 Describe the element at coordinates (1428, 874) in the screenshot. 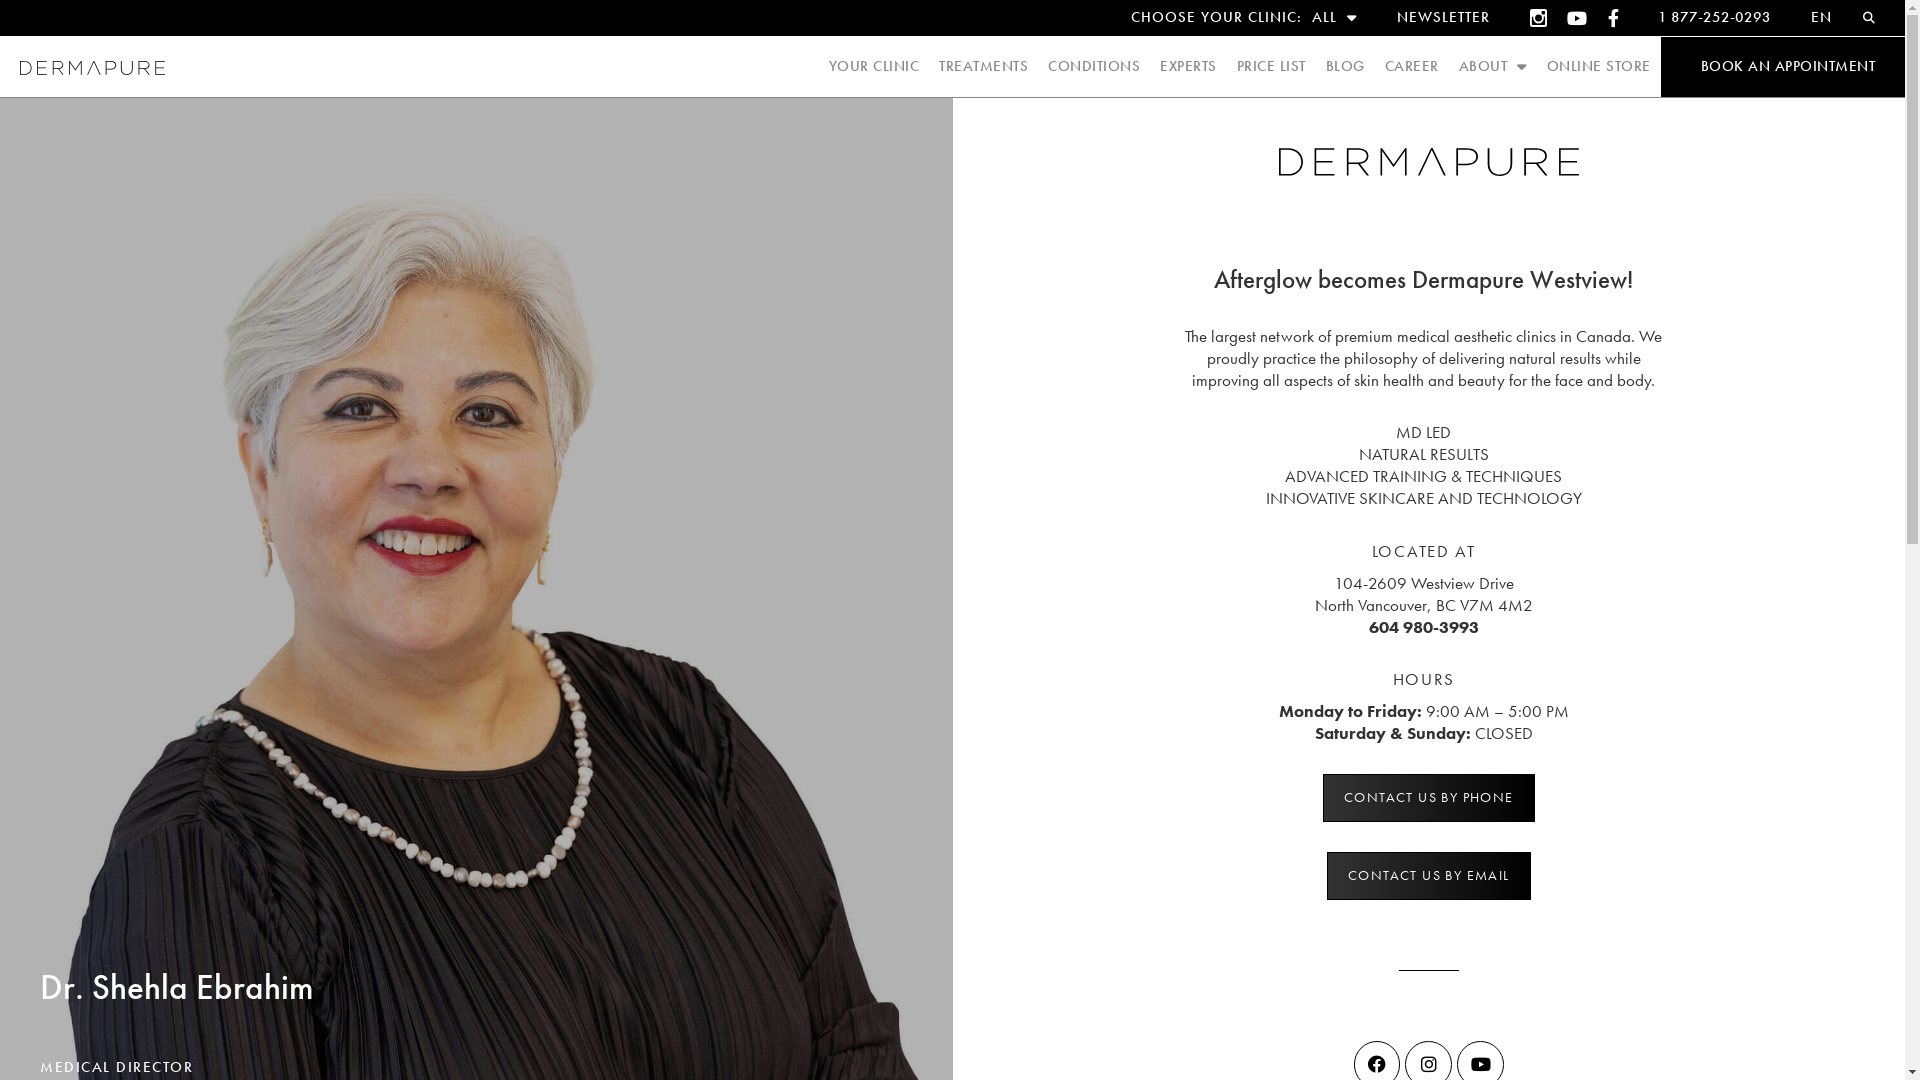

I see `'CONTACT US BY EMAIL'` at that location.